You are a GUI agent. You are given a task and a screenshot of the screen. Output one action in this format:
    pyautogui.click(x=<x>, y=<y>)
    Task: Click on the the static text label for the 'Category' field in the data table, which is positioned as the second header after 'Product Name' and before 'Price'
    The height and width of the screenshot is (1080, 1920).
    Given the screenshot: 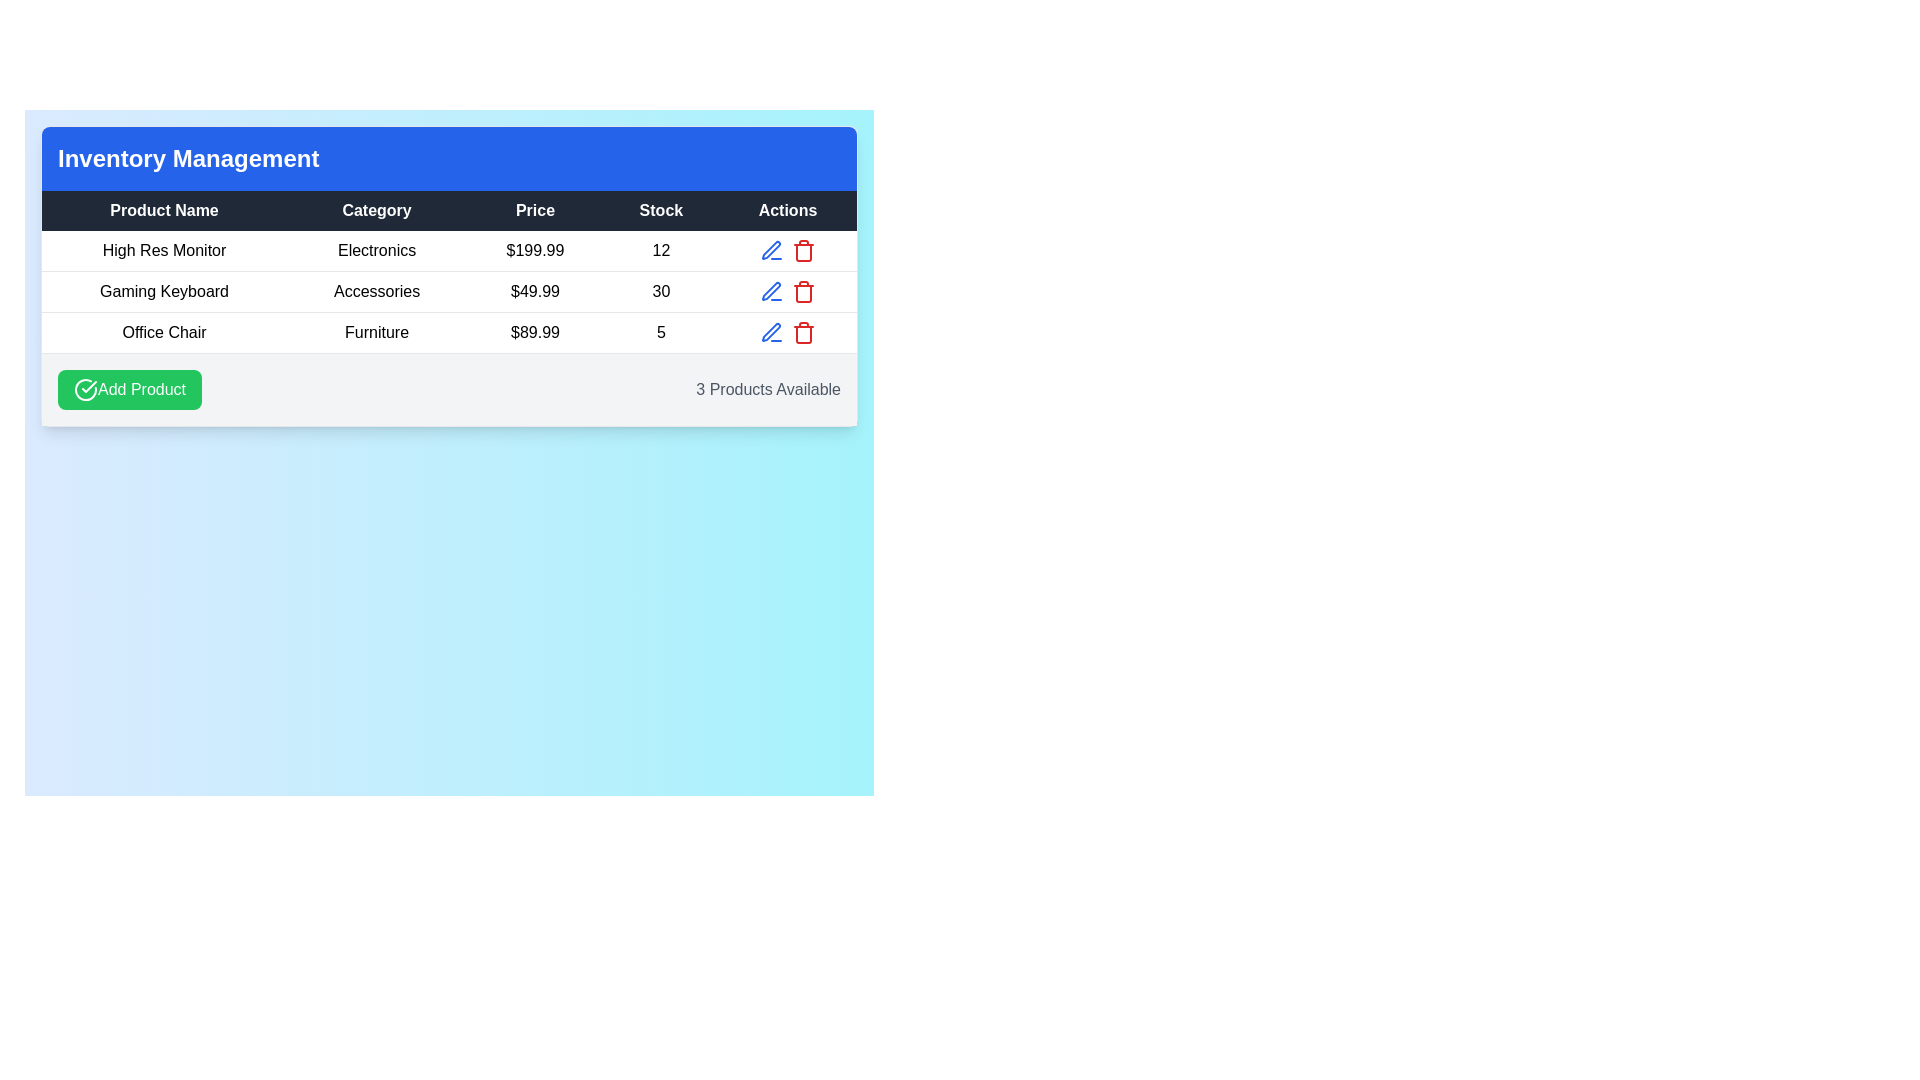 What is the action you would take?
    pyautogui.click(x=377, y=211)
    